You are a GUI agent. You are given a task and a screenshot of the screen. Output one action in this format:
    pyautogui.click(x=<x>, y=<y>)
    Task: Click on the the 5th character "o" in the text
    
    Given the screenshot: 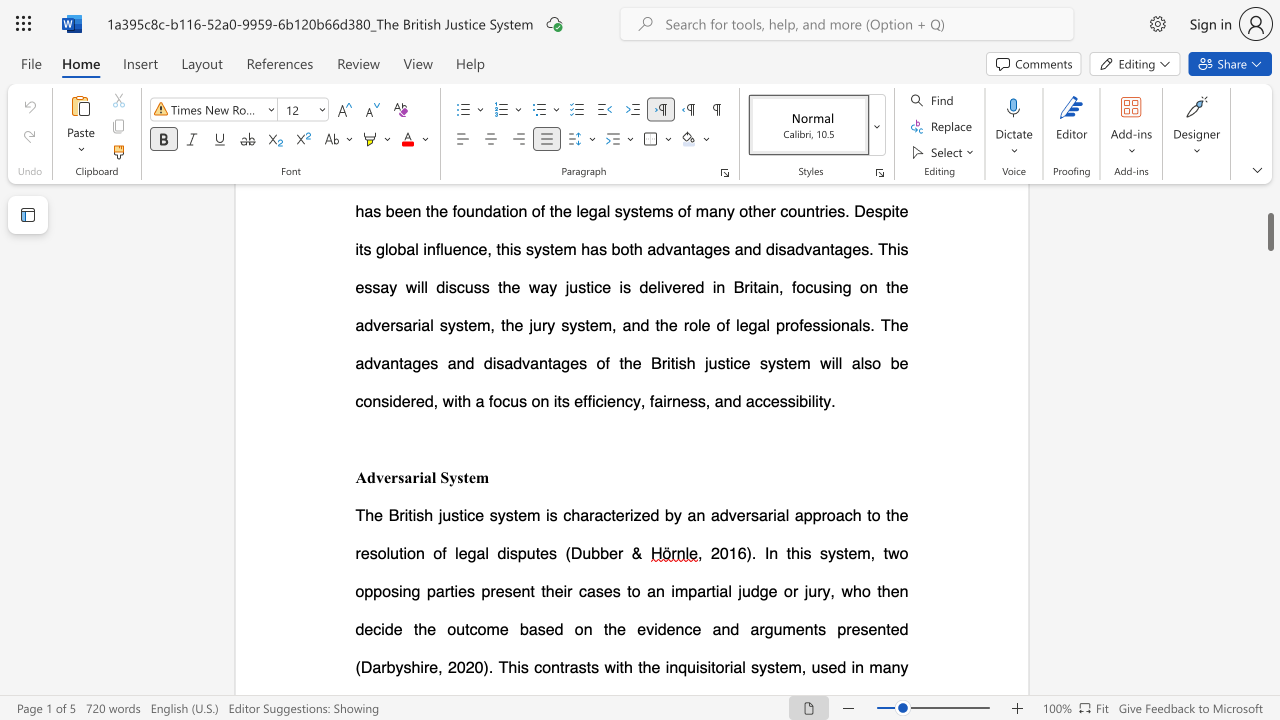 What is the action you would take?
    pyautogui.click(x=436, y=553)
    